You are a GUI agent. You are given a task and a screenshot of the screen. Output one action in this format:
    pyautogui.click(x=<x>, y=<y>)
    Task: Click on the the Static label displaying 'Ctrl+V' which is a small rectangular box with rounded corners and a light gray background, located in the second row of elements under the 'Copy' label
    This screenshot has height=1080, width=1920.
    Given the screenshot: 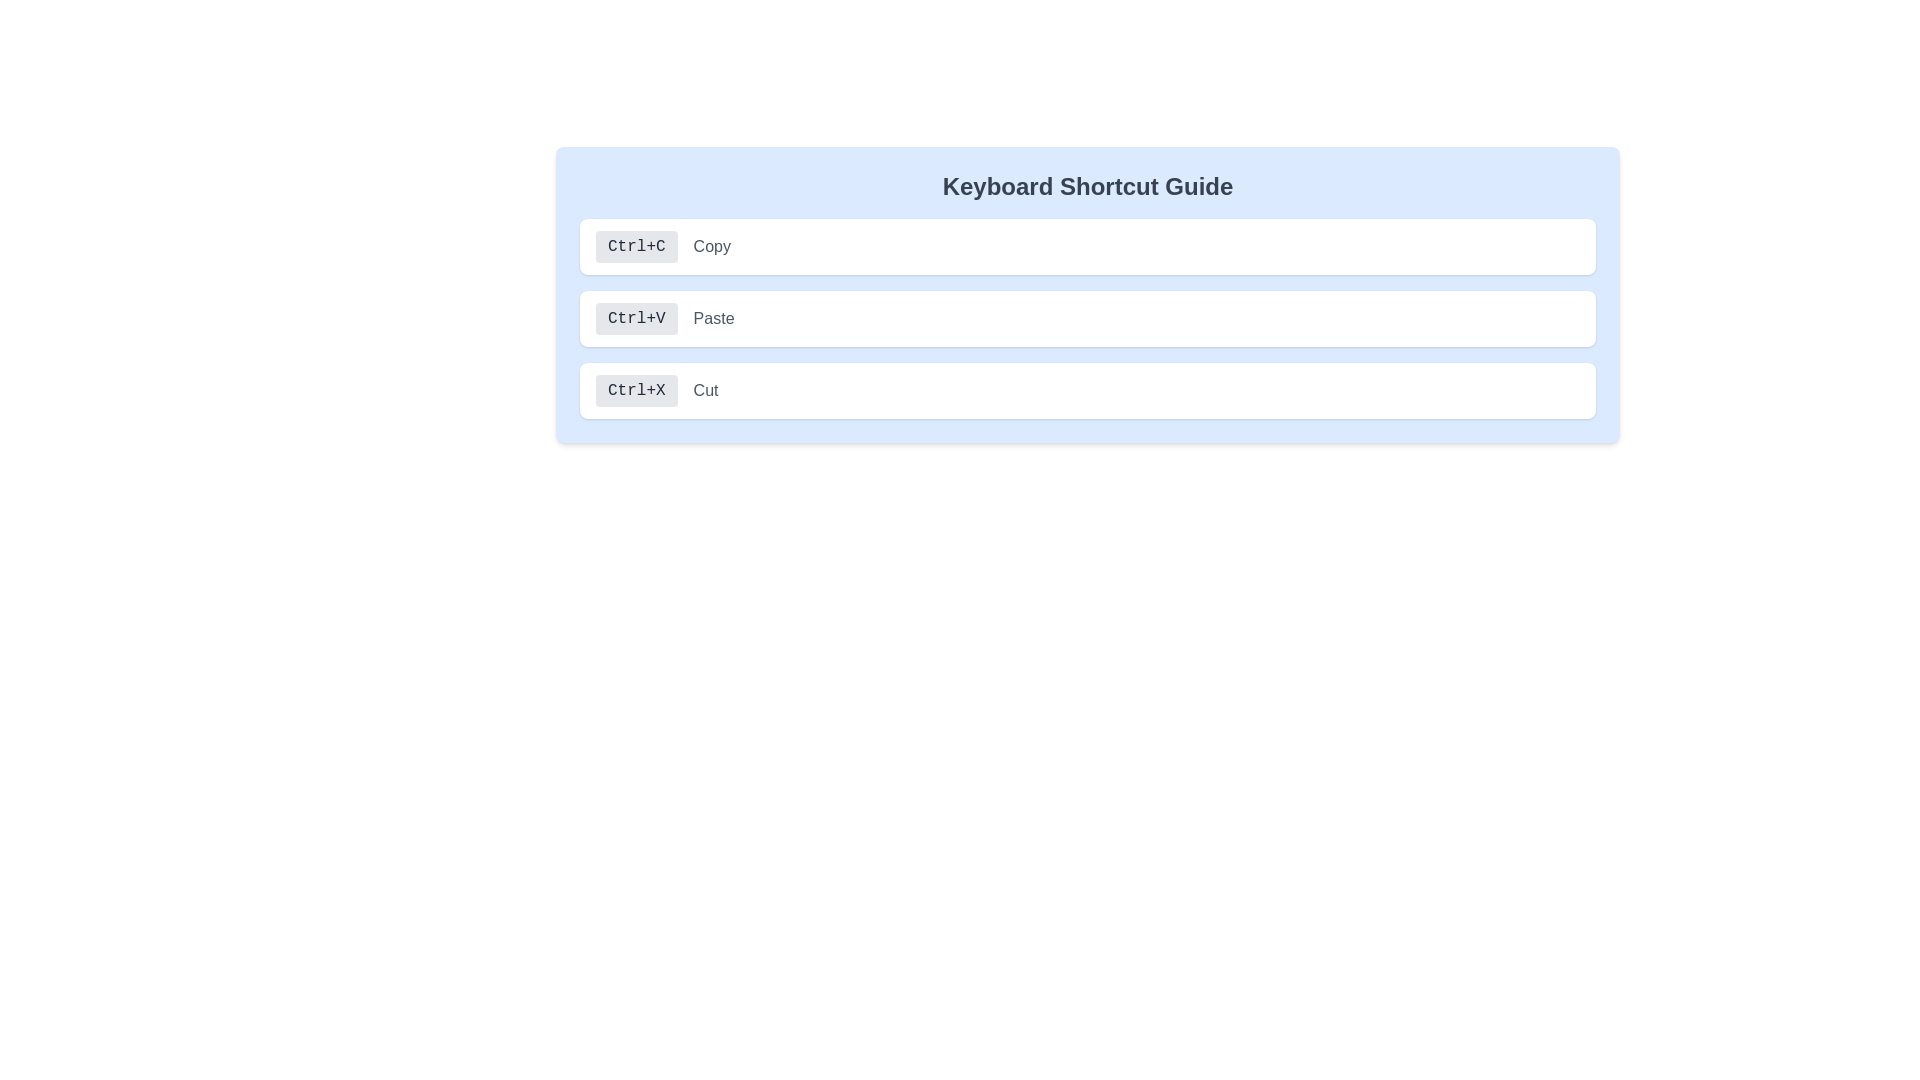 What is the action you would take?
    pyautogui.click(x=635, y=318)
    